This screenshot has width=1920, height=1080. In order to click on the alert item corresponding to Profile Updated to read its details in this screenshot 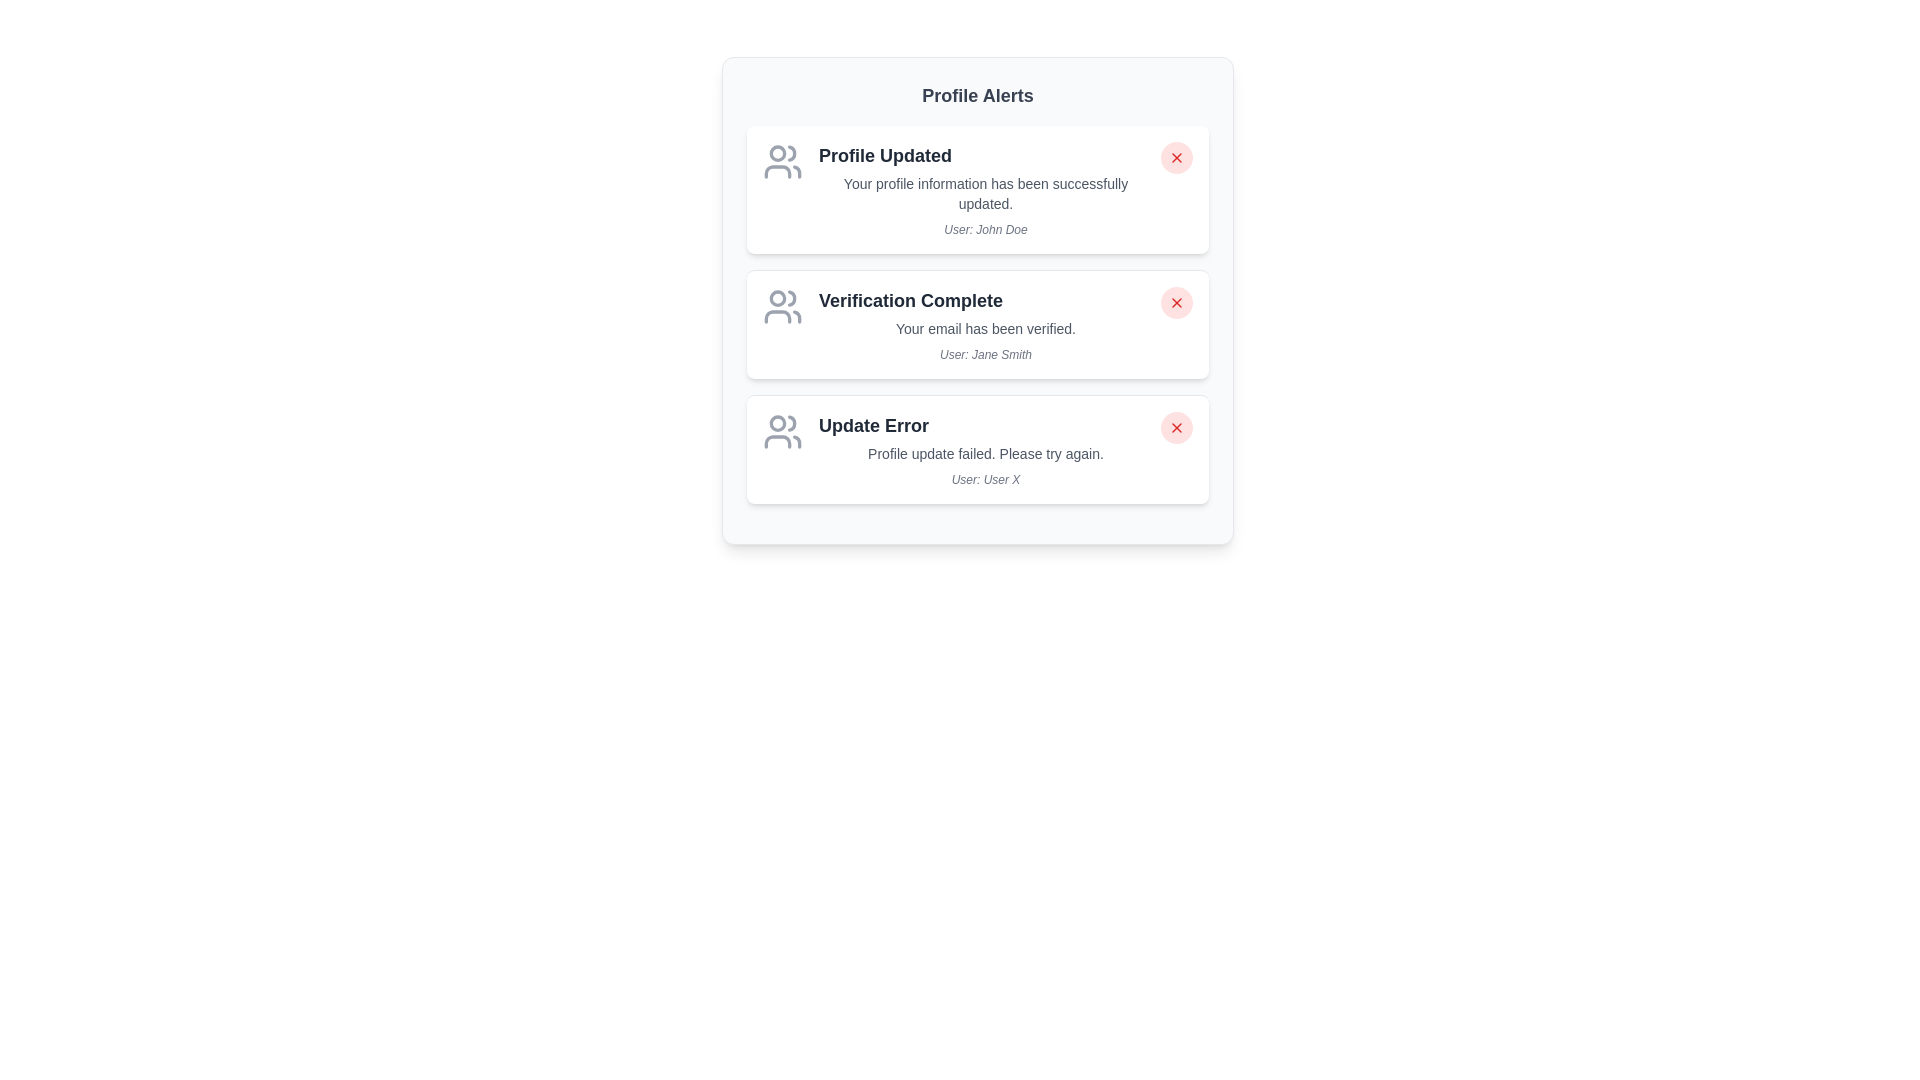, I will do `click(978, 189)`.